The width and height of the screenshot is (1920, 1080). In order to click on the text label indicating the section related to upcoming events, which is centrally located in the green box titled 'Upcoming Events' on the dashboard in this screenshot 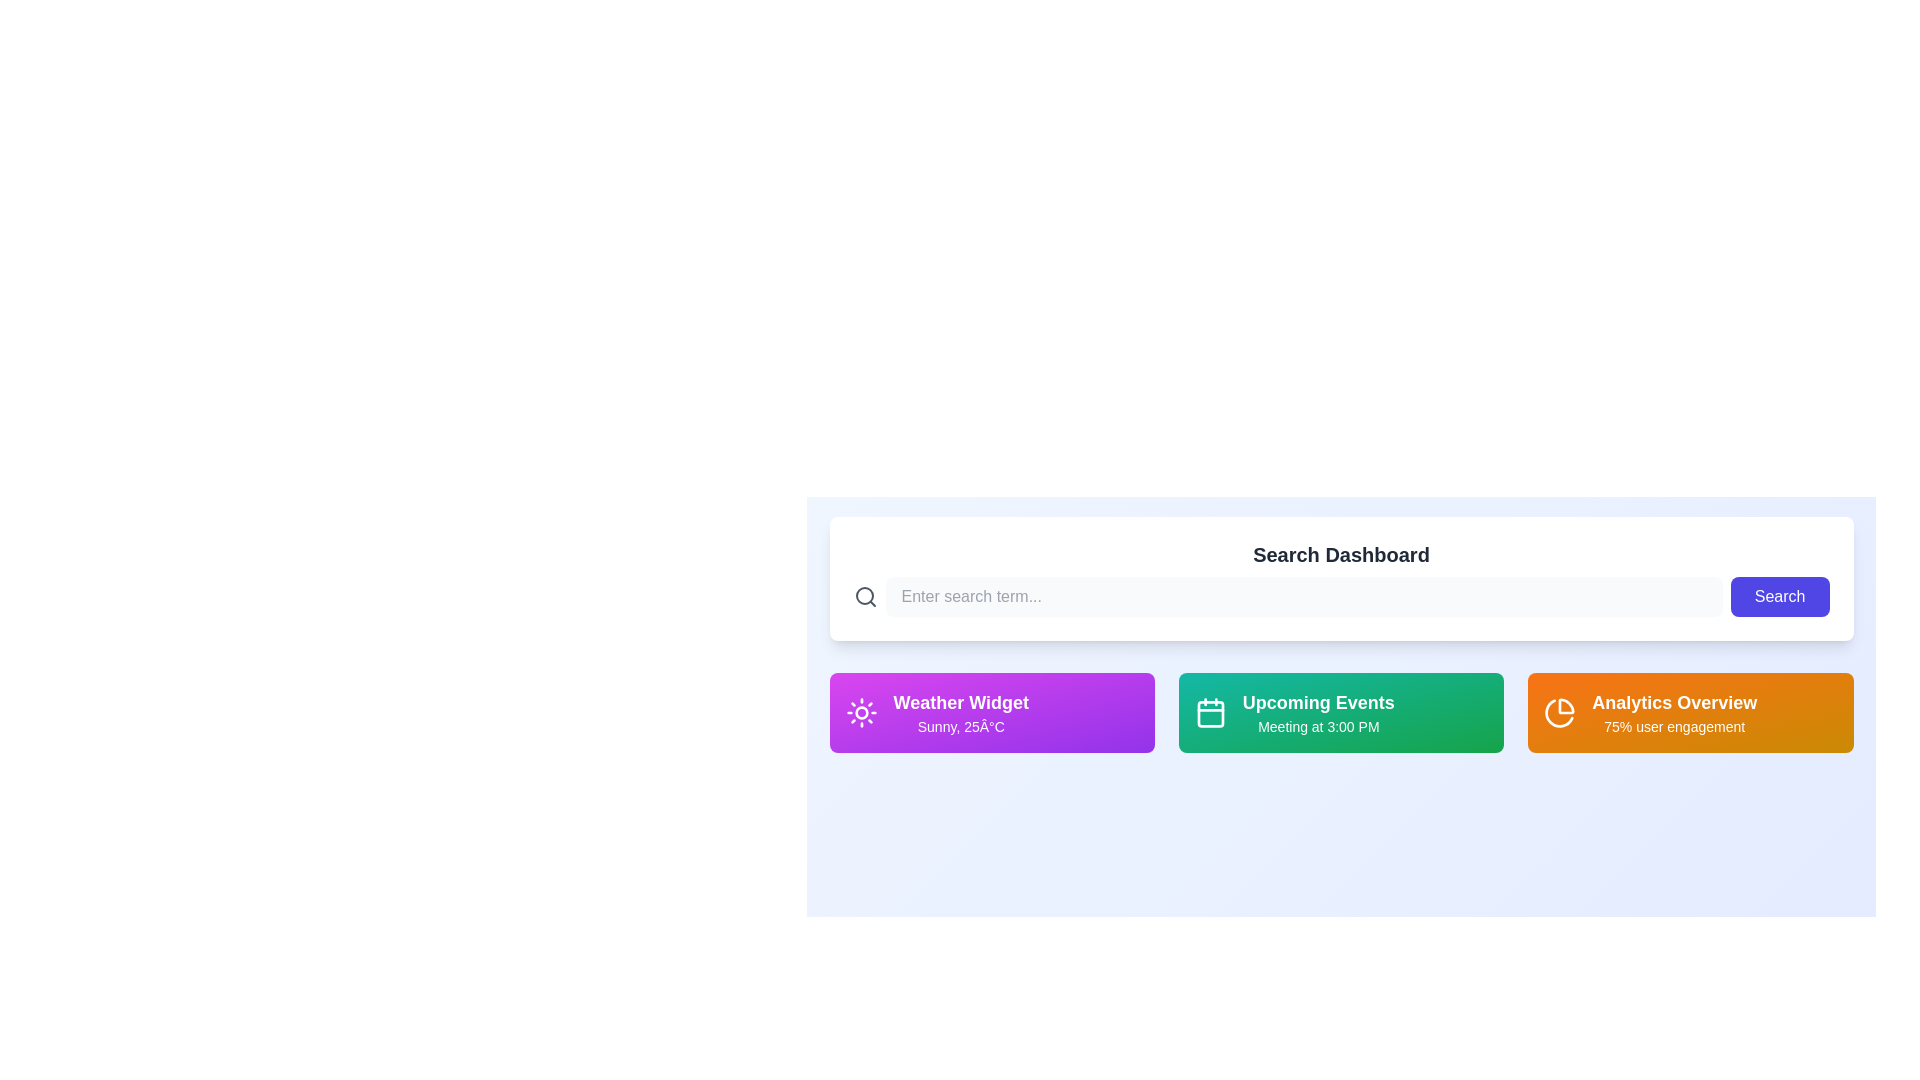, I will do `click(1318, 701)`.